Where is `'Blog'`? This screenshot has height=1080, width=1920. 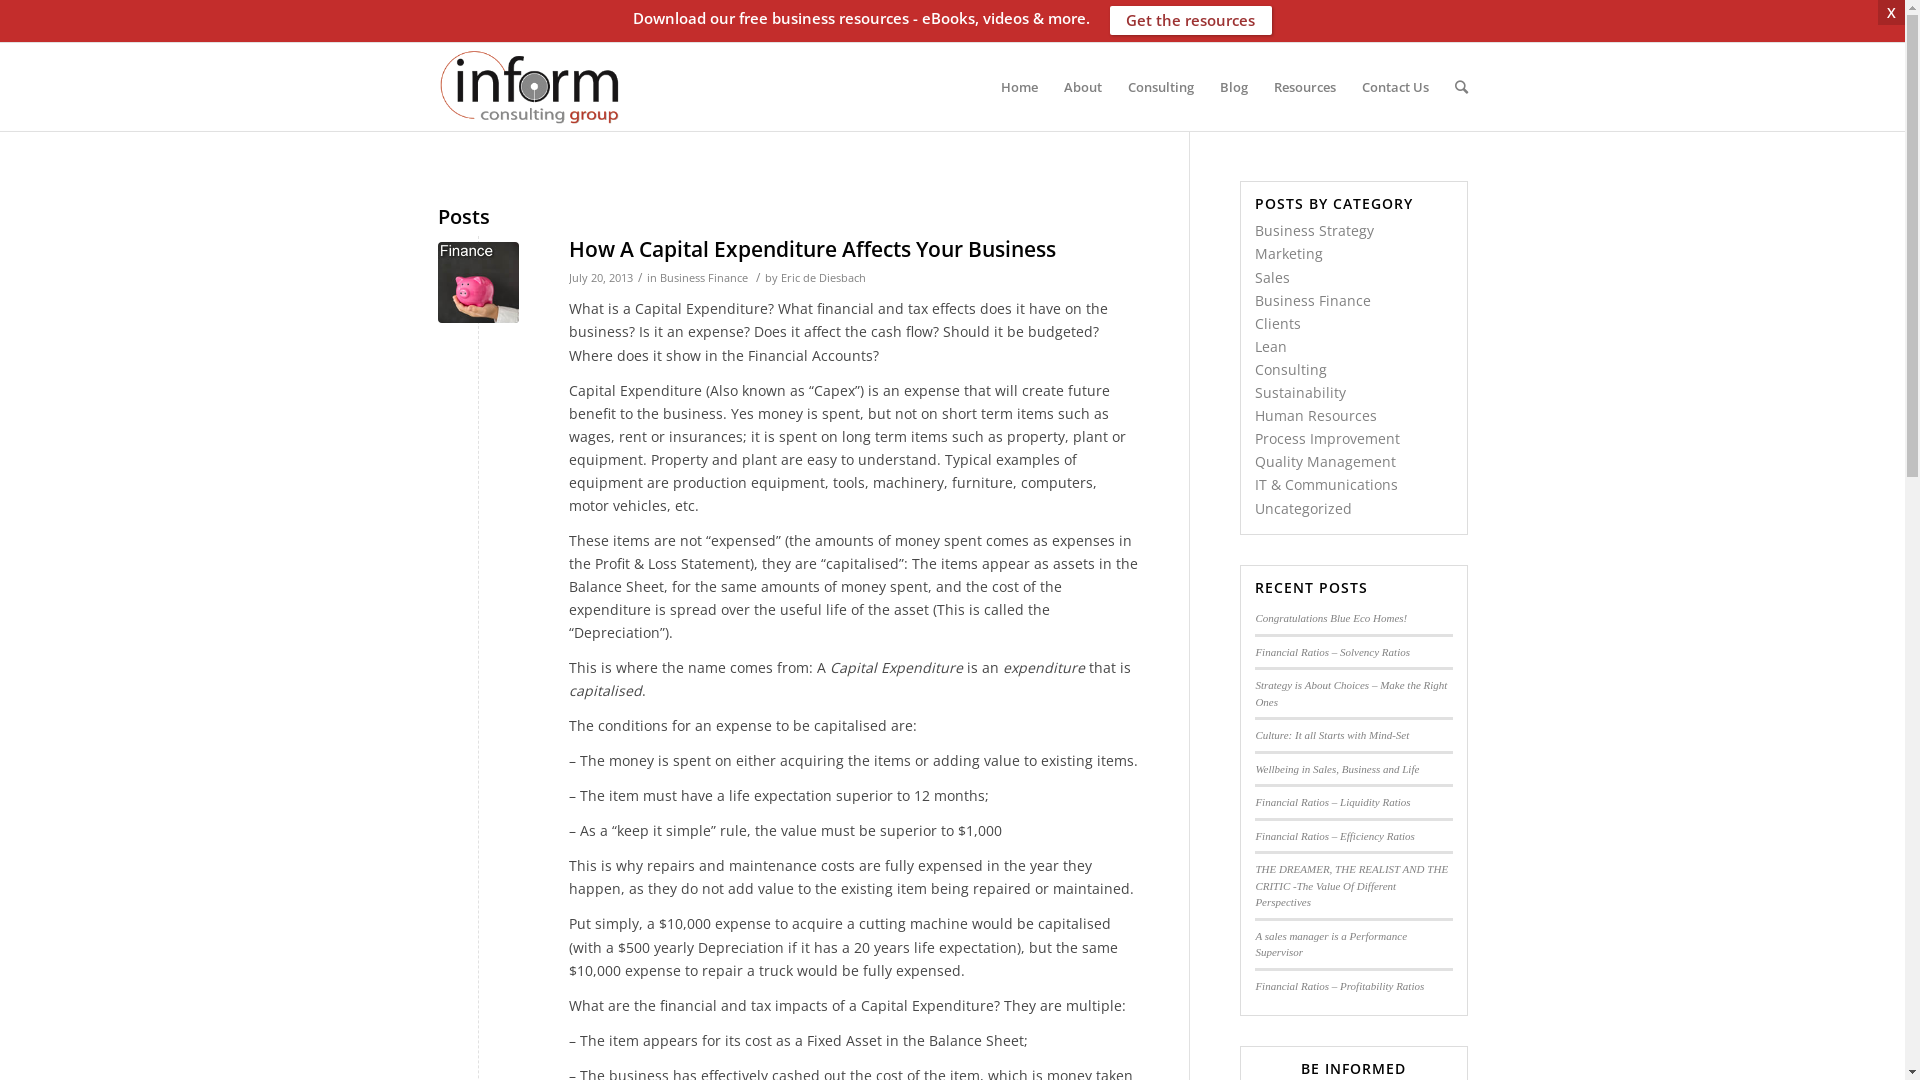
'Blog' is located at coordinates (1232, 86).